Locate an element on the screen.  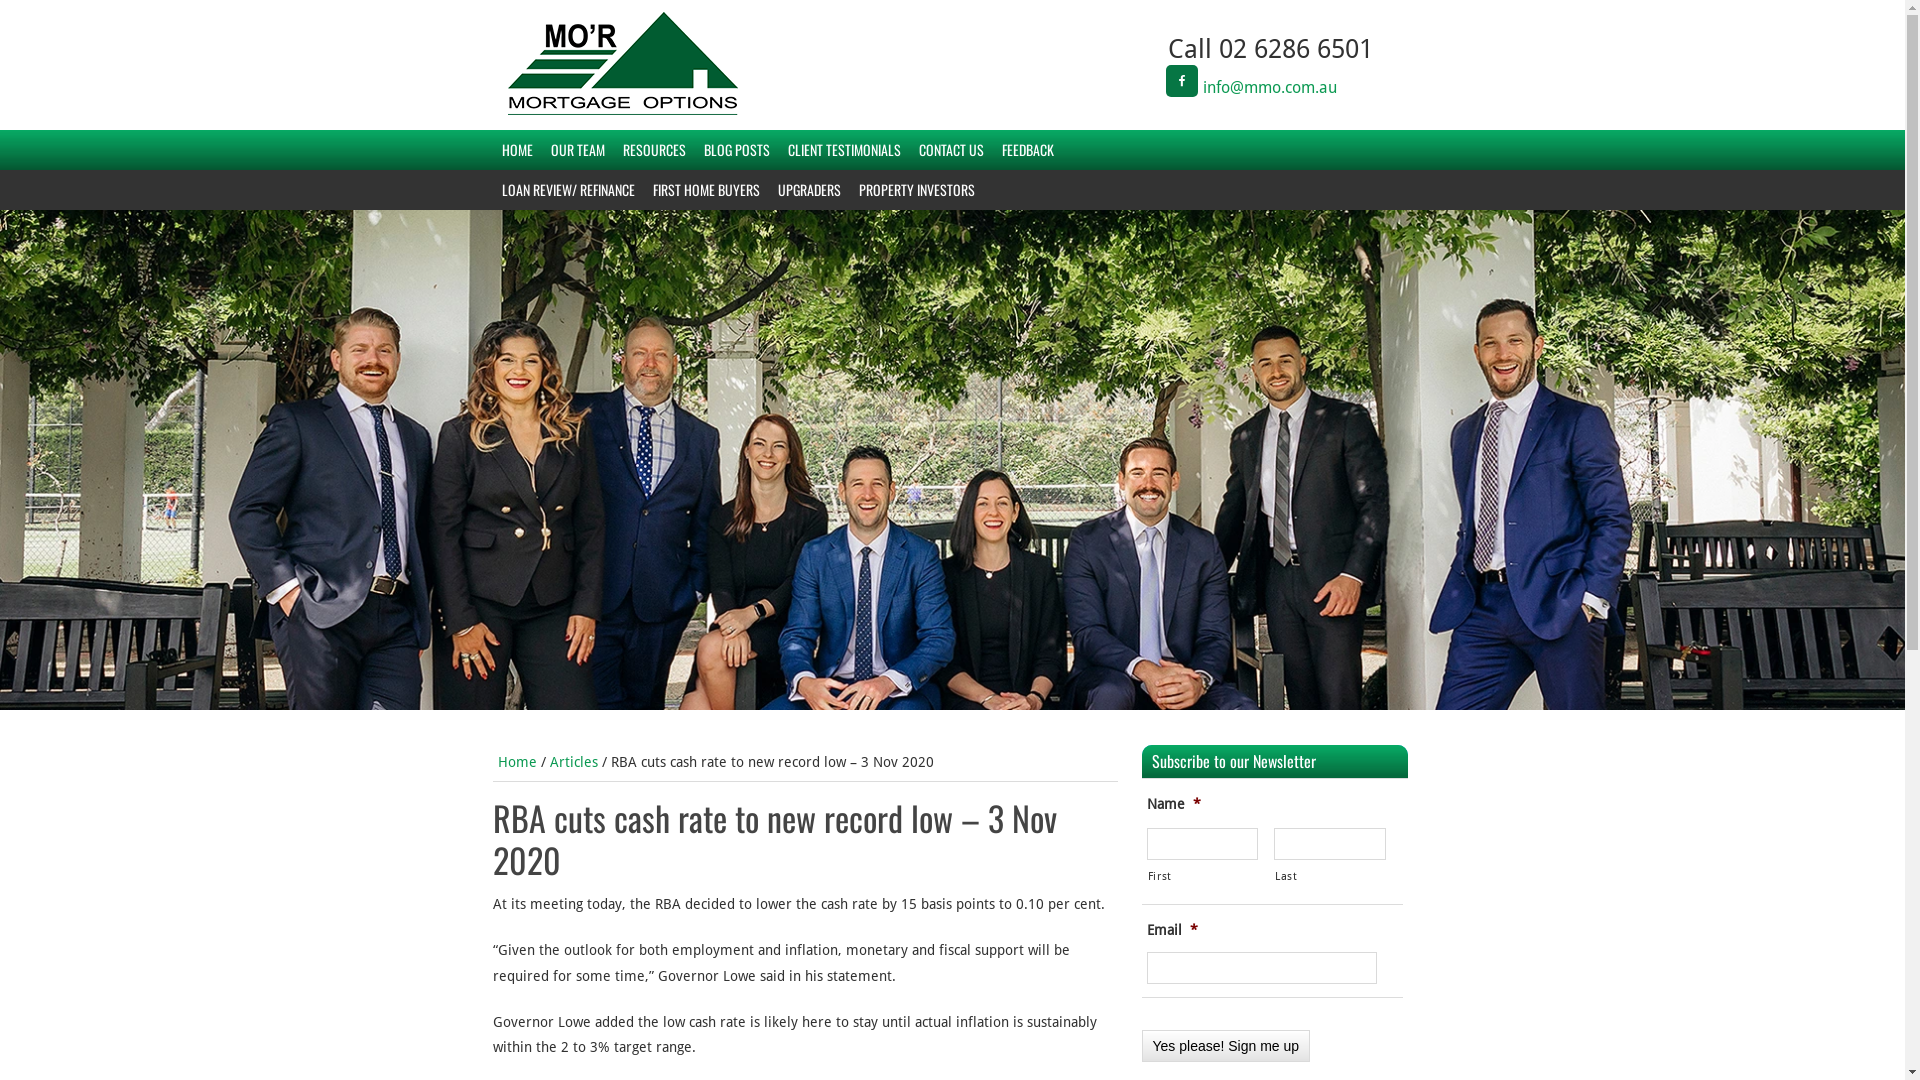
'HOME' is located at coordinates (516, 149).